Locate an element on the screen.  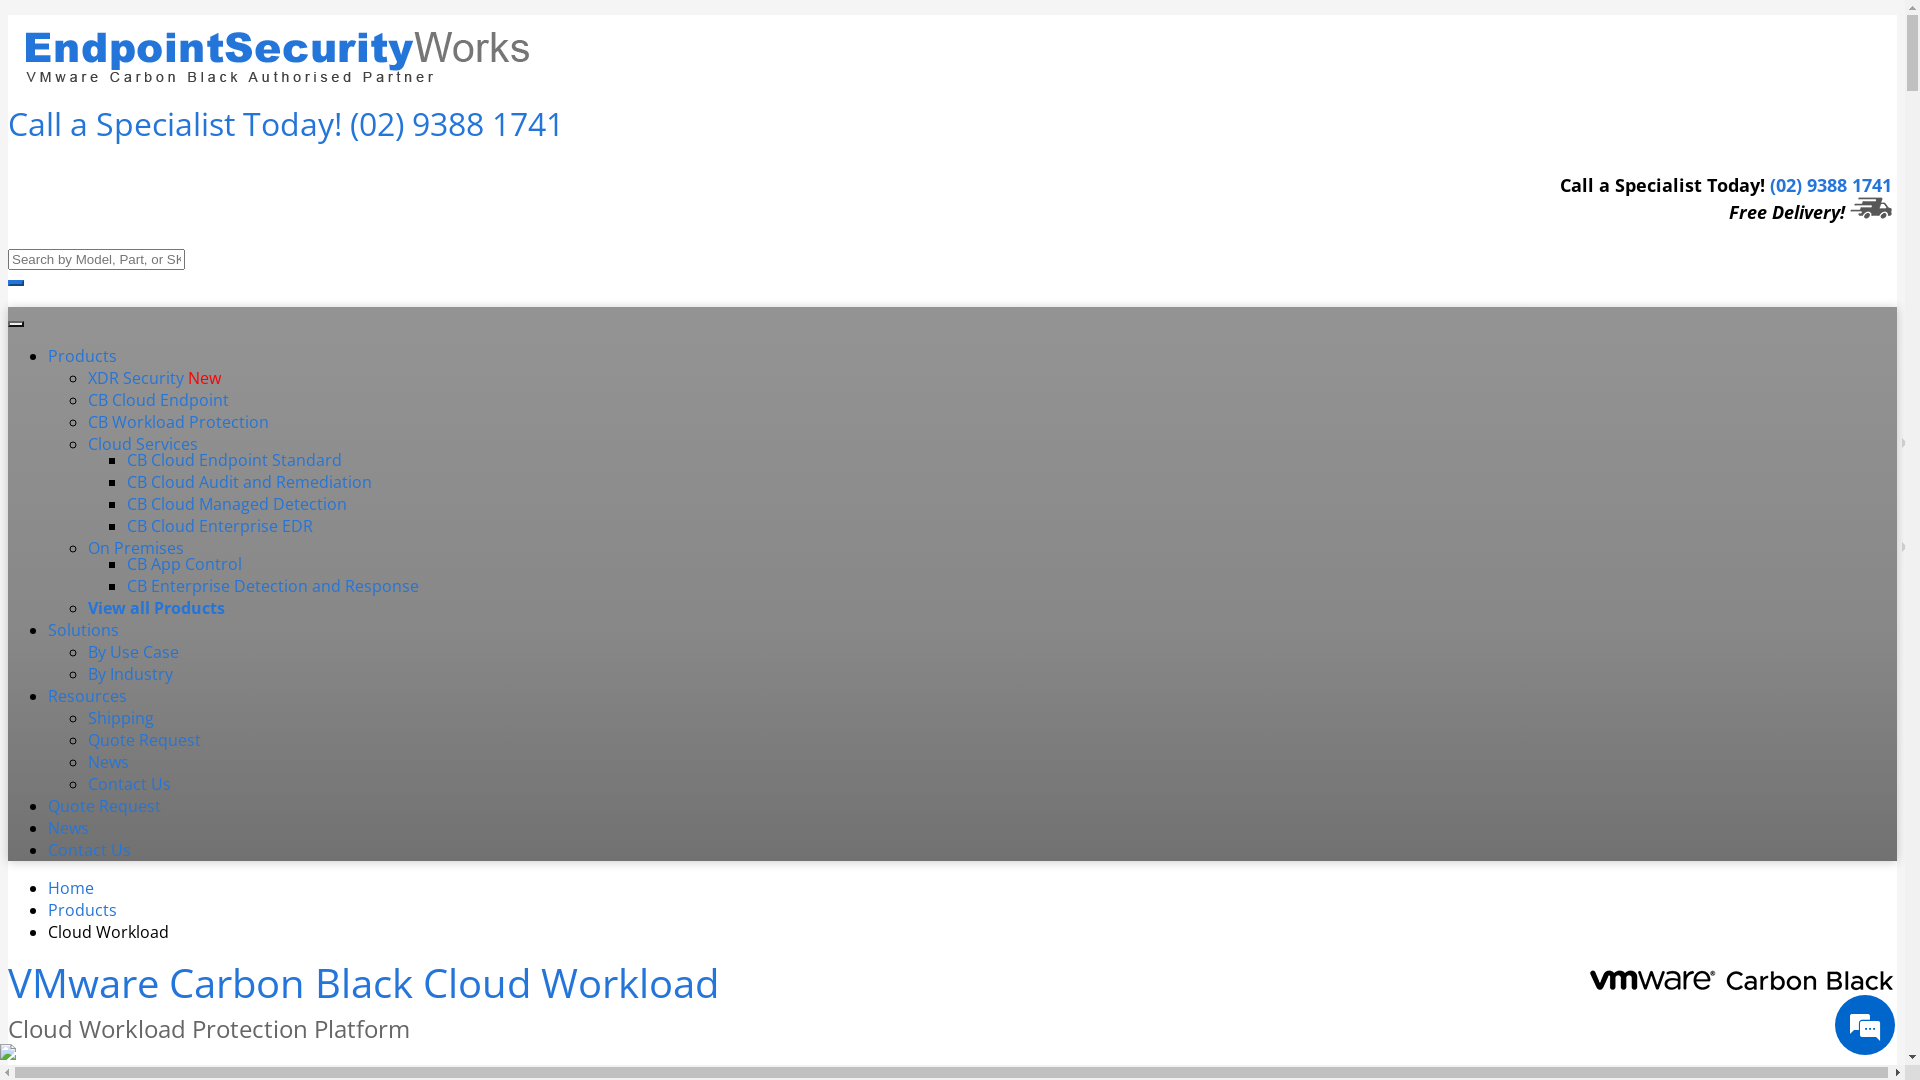
'News' is located at coordinates (68, 828).